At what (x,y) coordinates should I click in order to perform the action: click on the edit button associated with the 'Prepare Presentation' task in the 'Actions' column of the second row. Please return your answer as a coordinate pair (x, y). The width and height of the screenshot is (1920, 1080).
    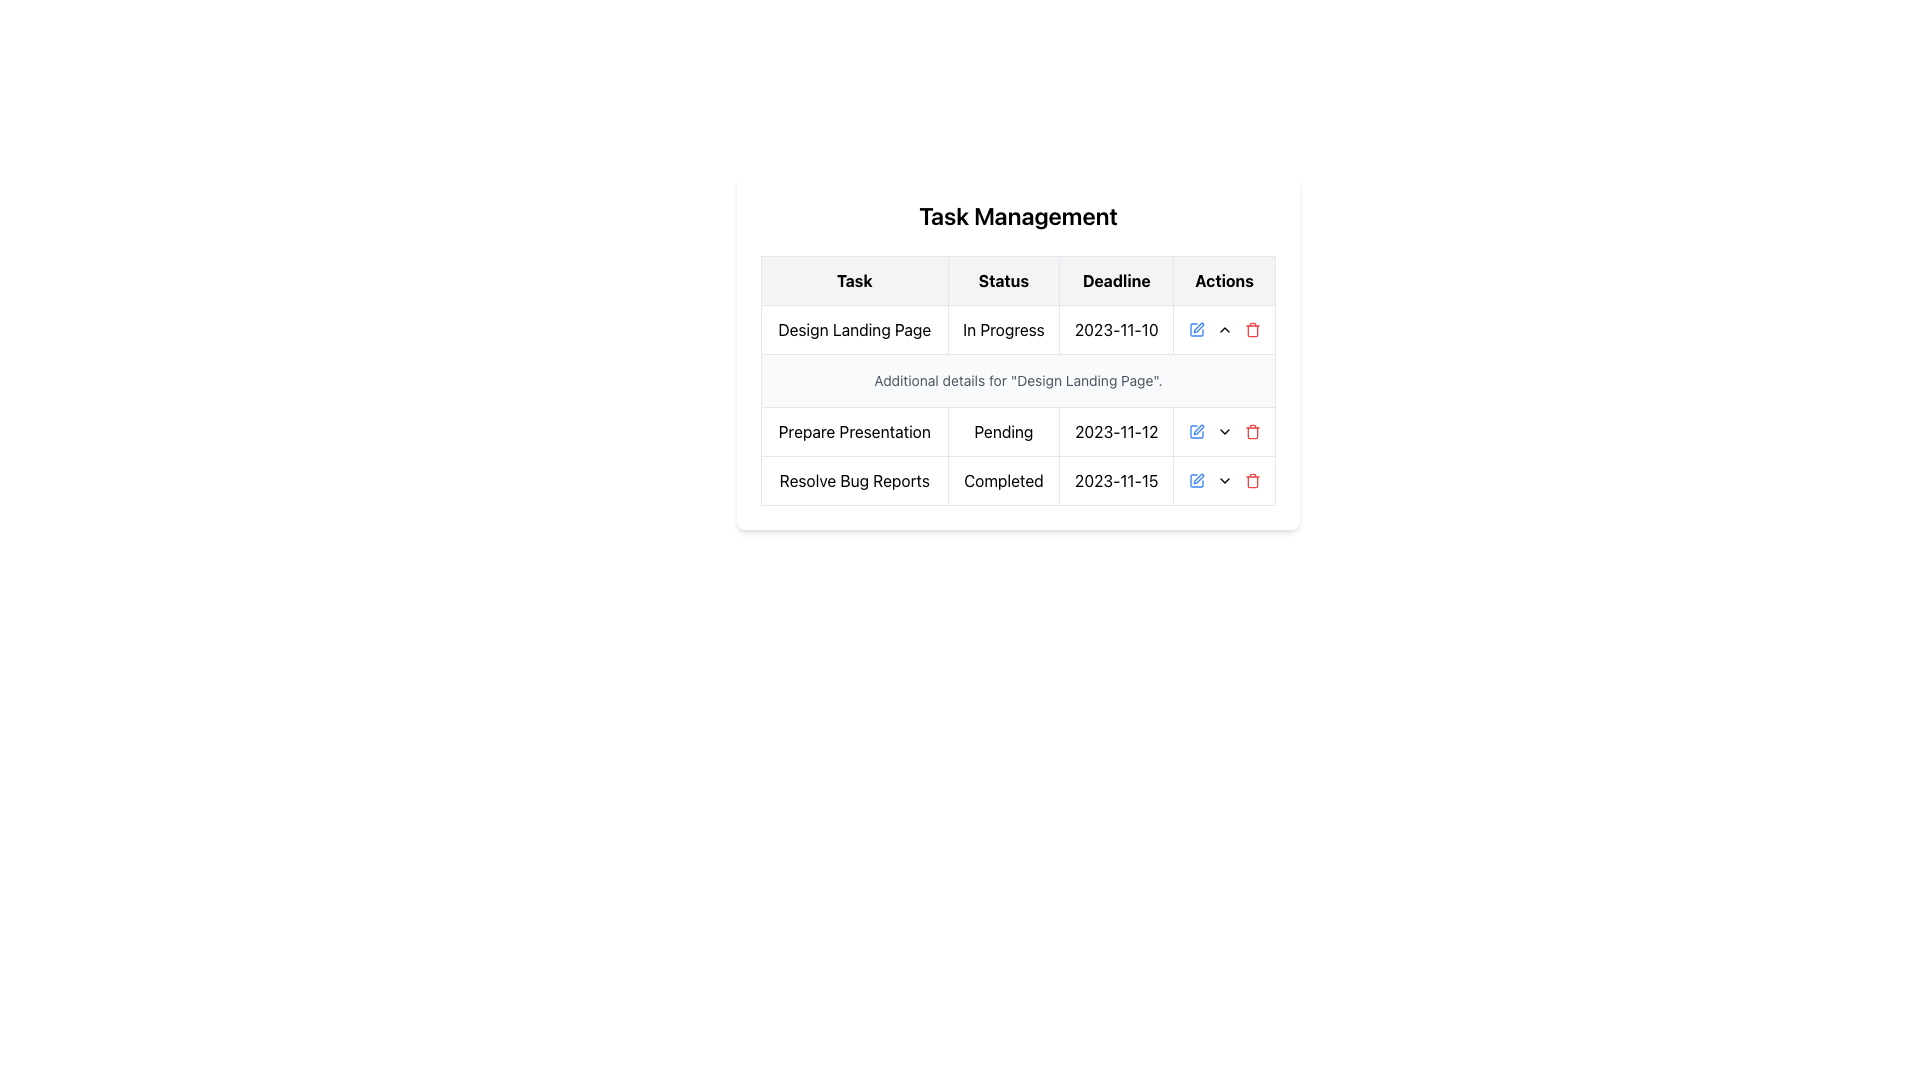
    Looking at the image, I should click on (1196, 431).